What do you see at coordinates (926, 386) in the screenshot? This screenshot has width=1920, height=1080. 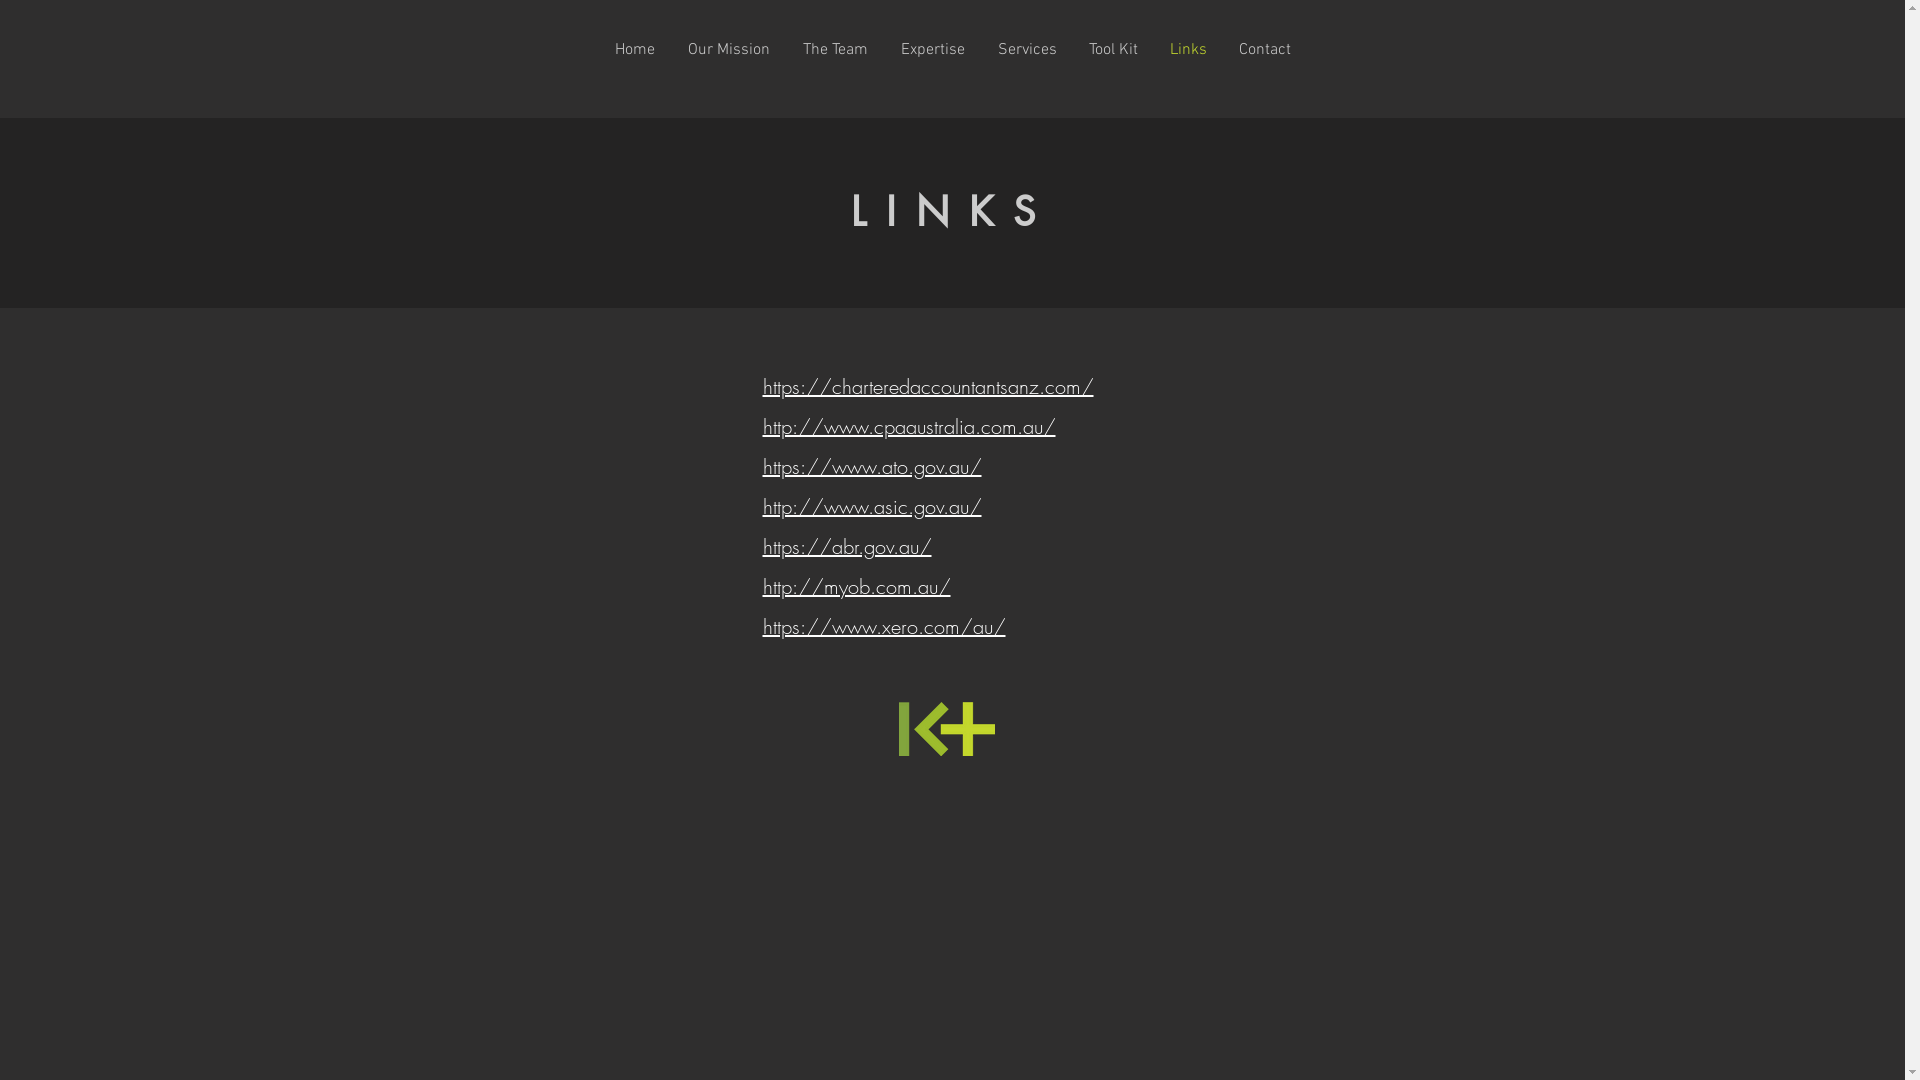 I see `'https://charteredaccountantsanz.com/'` at bounding box center [926, 386].